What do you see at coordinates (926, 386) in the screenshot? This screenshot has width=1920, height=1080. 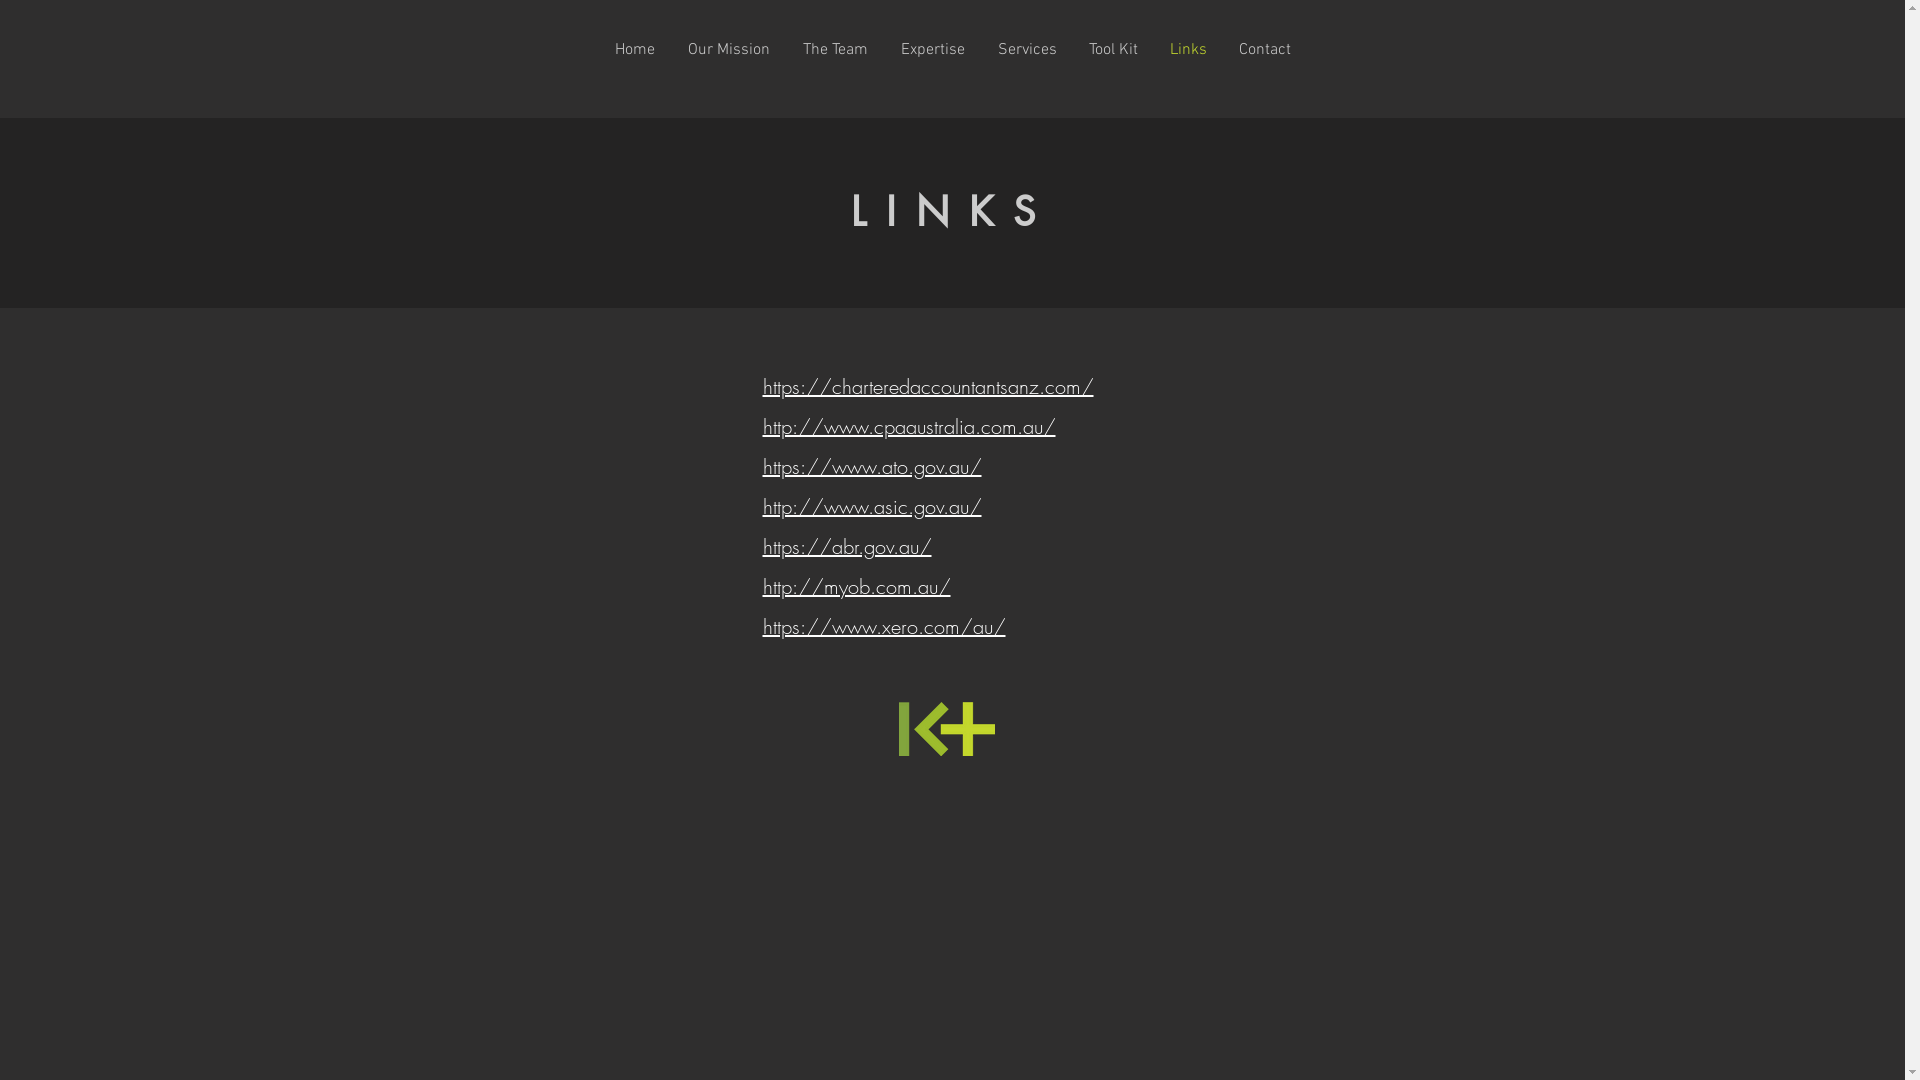 I see `'https://charteredaccountantsanz.com/'` at bounding box center [926, 386].